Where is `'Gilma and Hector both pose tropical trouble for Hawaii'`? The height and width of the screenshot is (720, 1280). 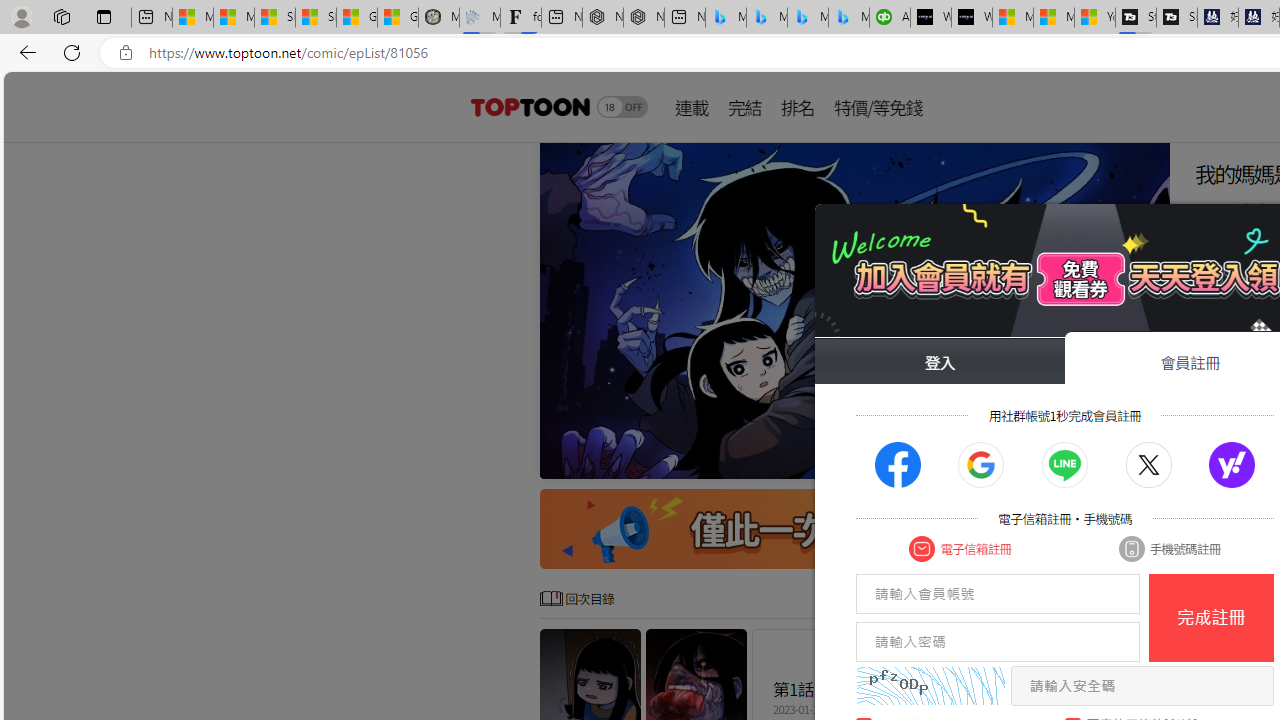 'Gilma and Hector both pose tropical trouble for Hawaii' is located at coordinates (398, 17).